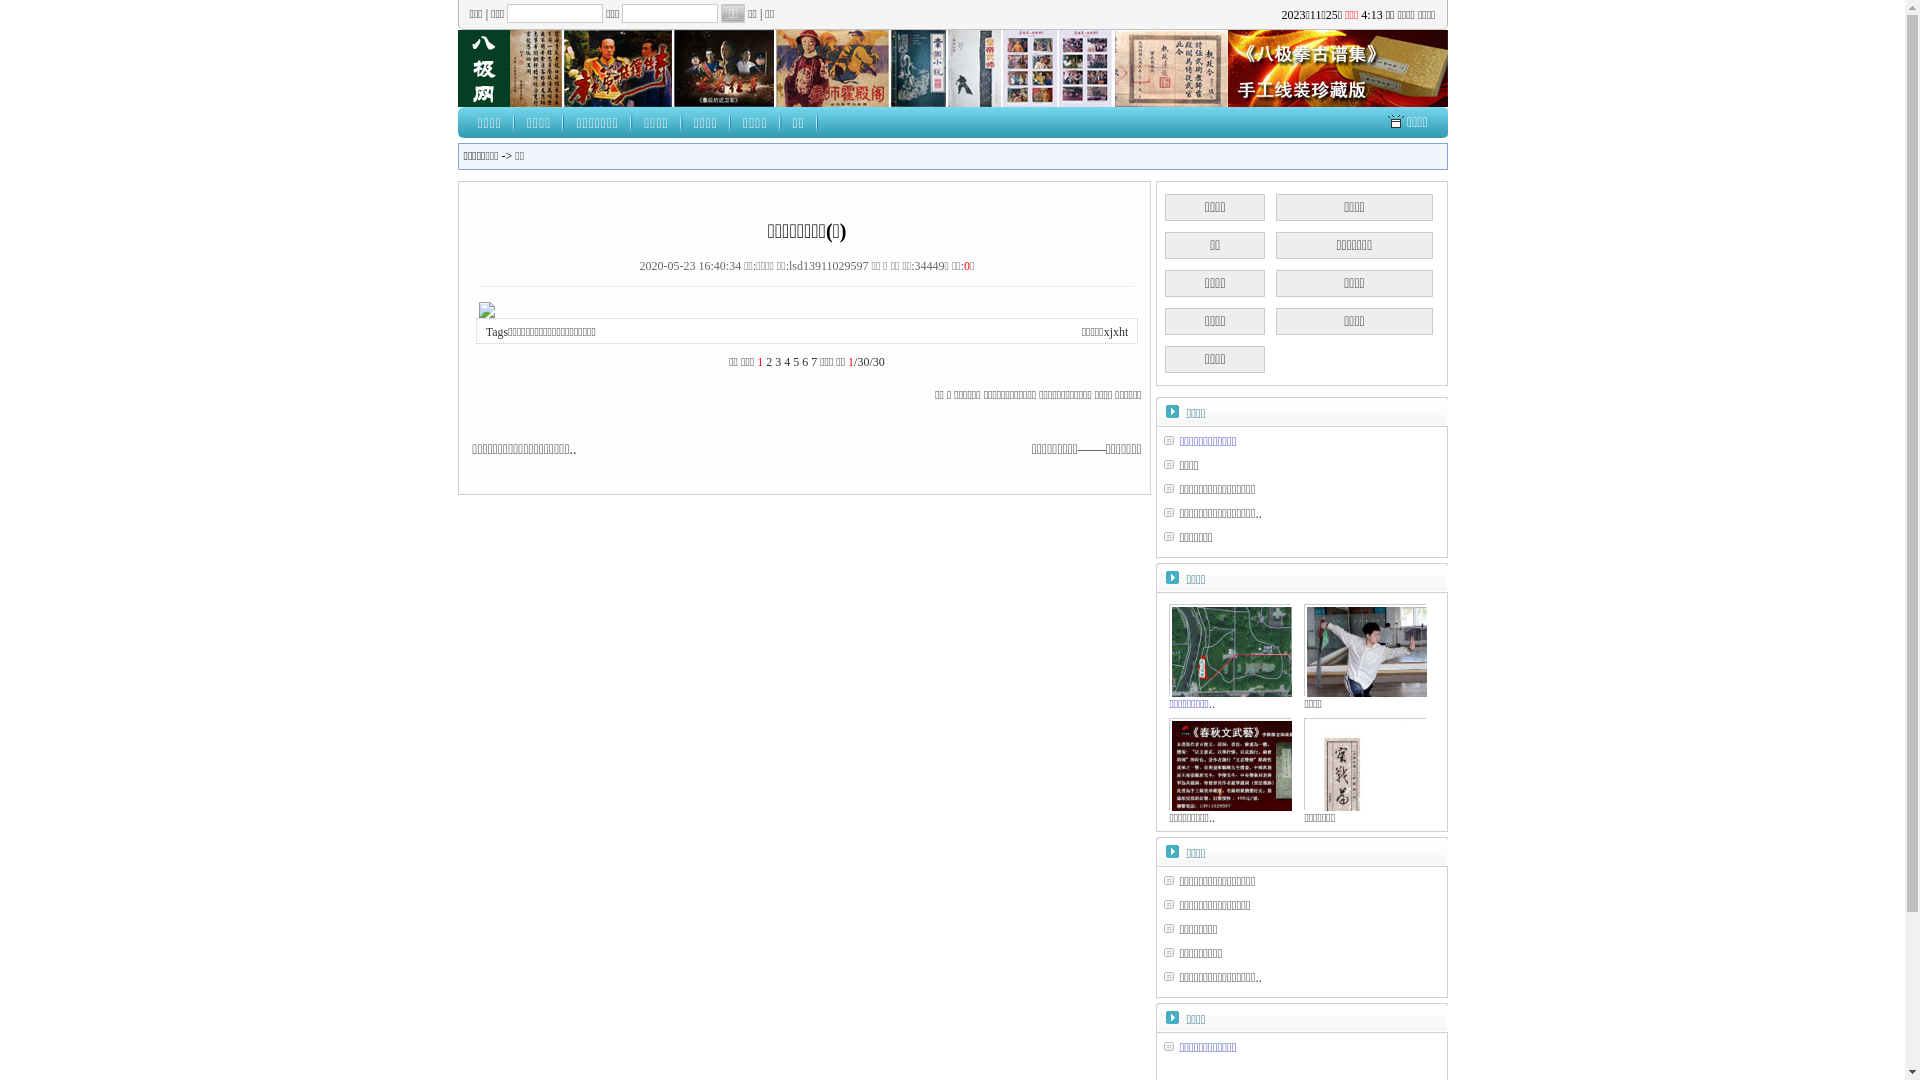 This screenshot has width=1920, height=1080. Describe the element at coordinates (638, 265) in the screenshot. I see `'2020-05-23 16:40:34'` at that location.